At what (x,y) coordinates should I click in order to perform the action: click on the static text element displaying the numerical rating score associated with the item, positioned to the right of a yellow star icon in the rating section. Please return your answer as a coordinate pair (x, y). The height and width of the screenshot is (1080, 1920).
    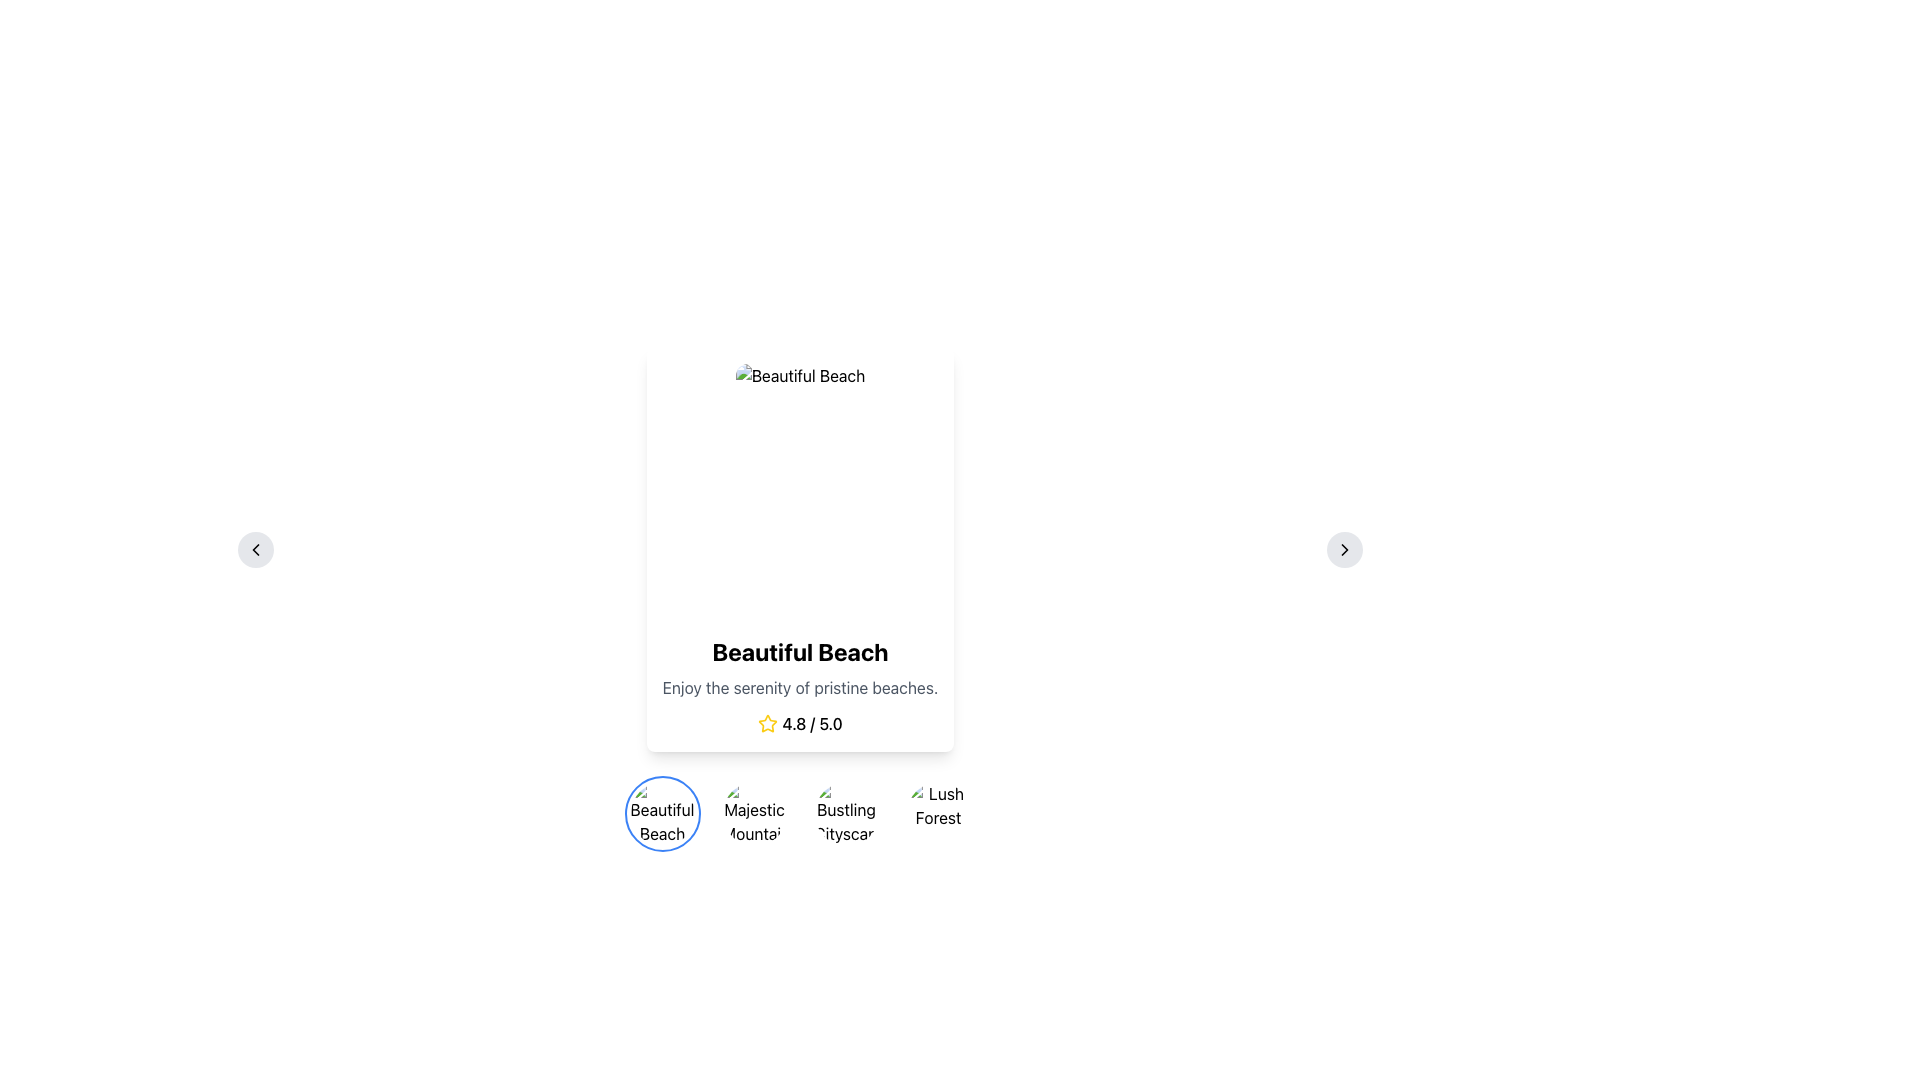
    Looking at the image, I should click on (812, 724).